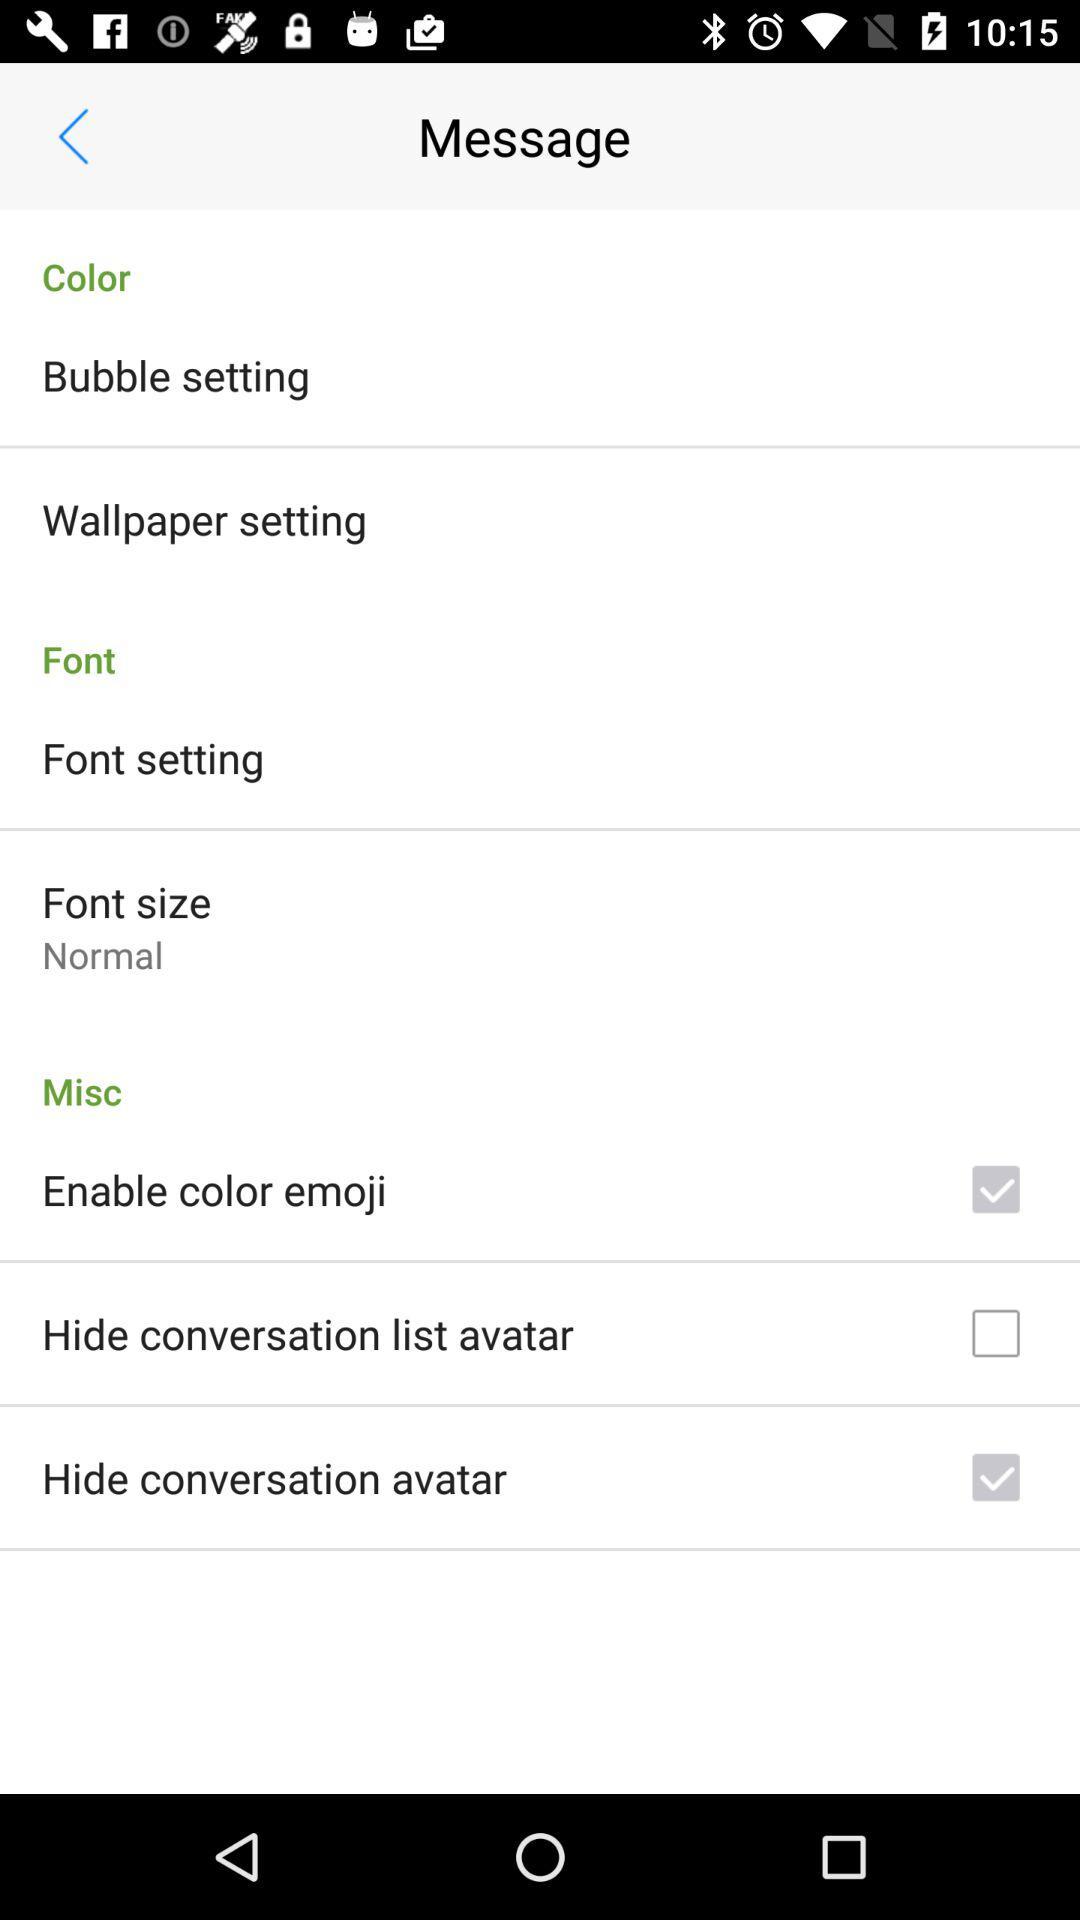  Describe the element at coordinates (72, 135) in the screenshot. I see `app next to the message` at that location.